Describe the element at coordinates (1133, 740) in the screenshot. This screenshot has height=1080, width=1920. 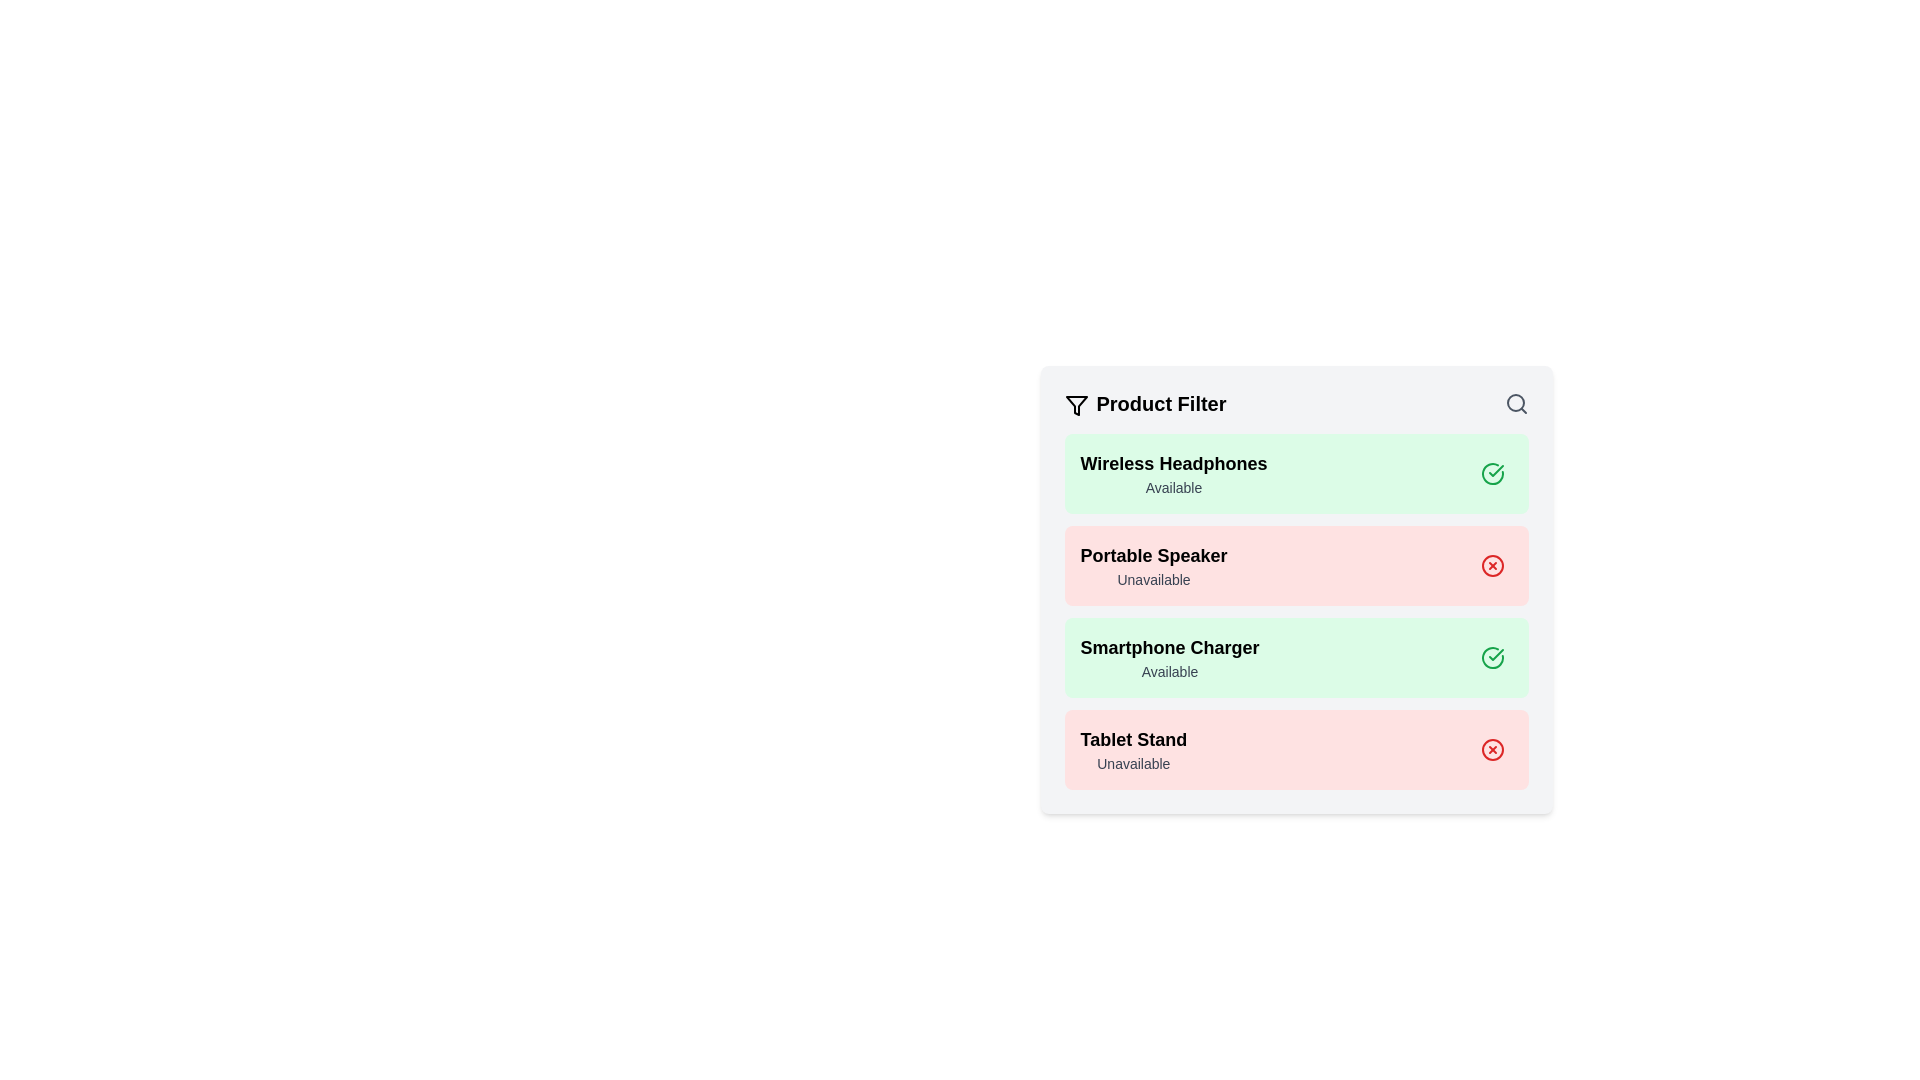
I see `the 'Tablet Stand' text label` at that location.